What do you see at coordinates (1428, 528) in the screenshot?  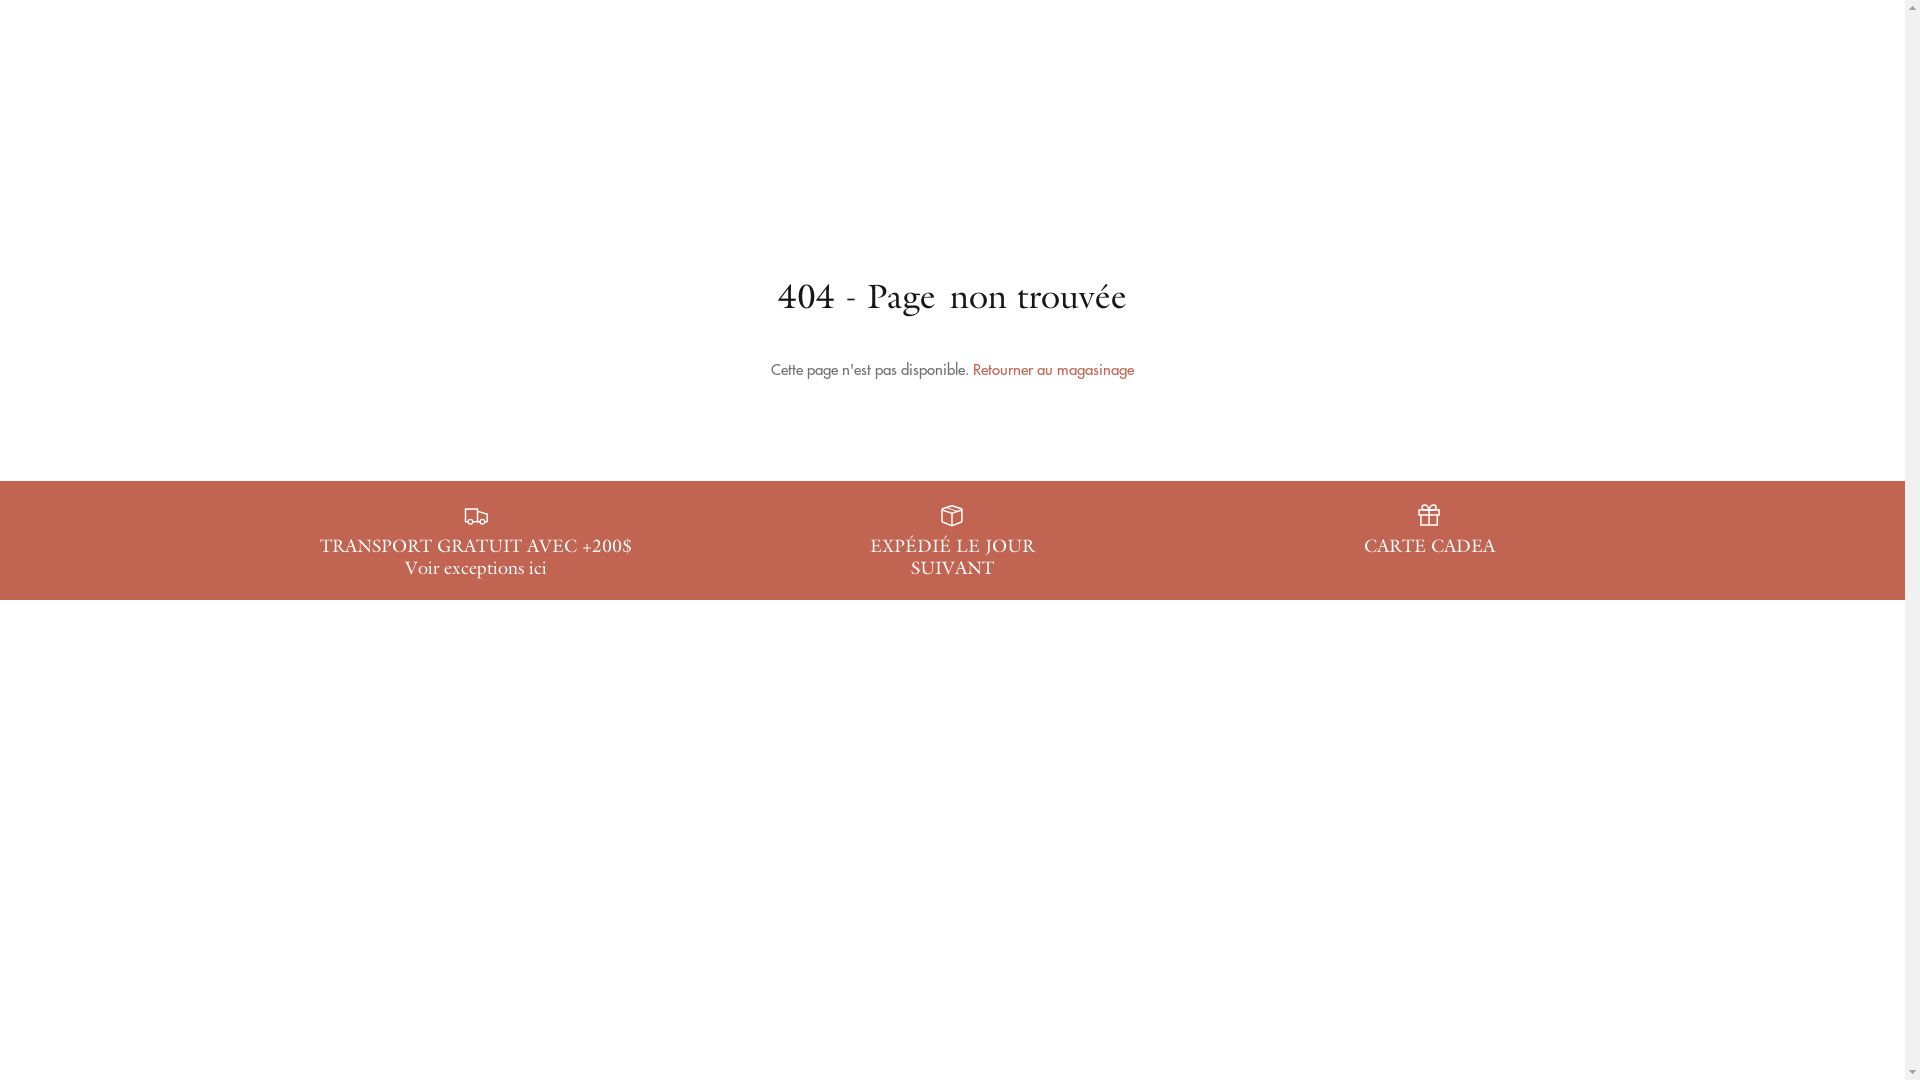 I see `'CARTE CADEA'` at bounding box center [1428, 528].